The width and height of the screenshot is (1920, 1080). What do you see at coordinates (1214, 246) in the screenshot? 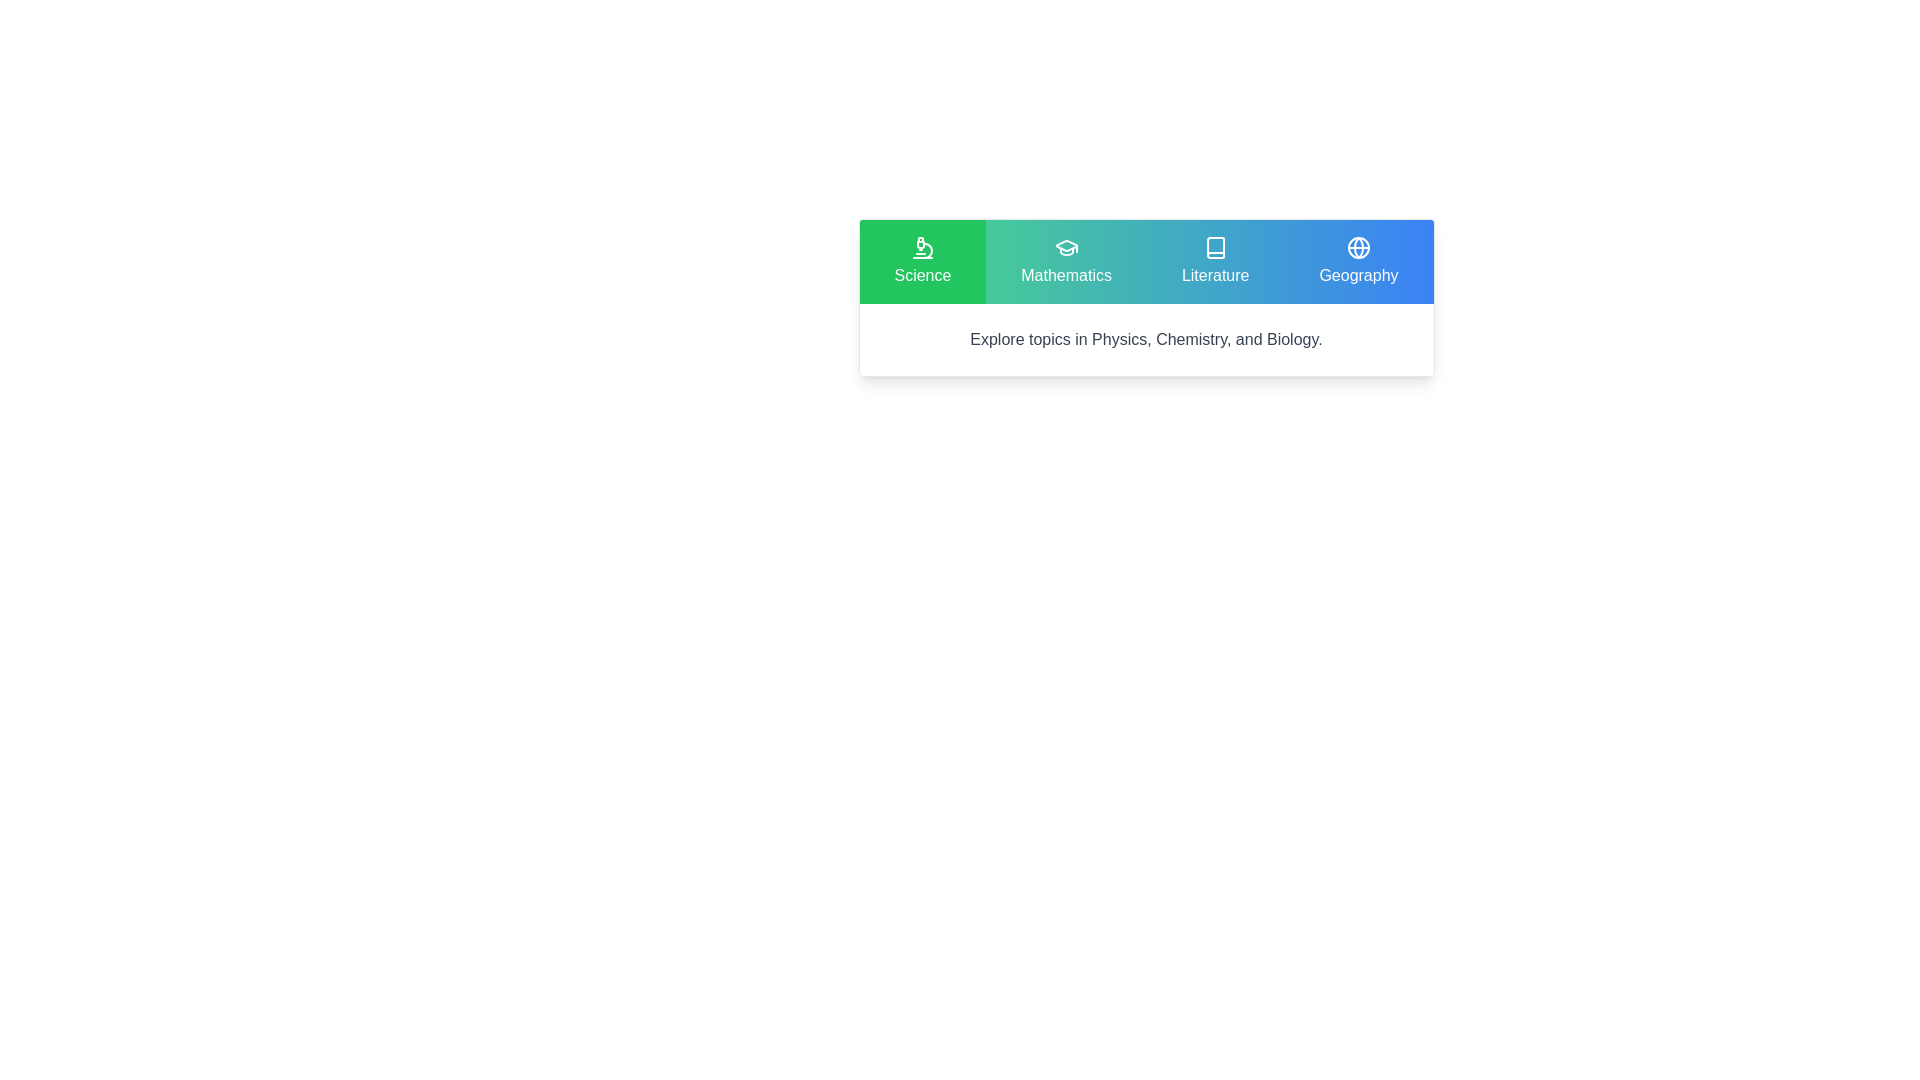
I see `the literature icon located in the third section of the navigation bar, which visually represents the concept of literature` at bounding box center [1214, 246].